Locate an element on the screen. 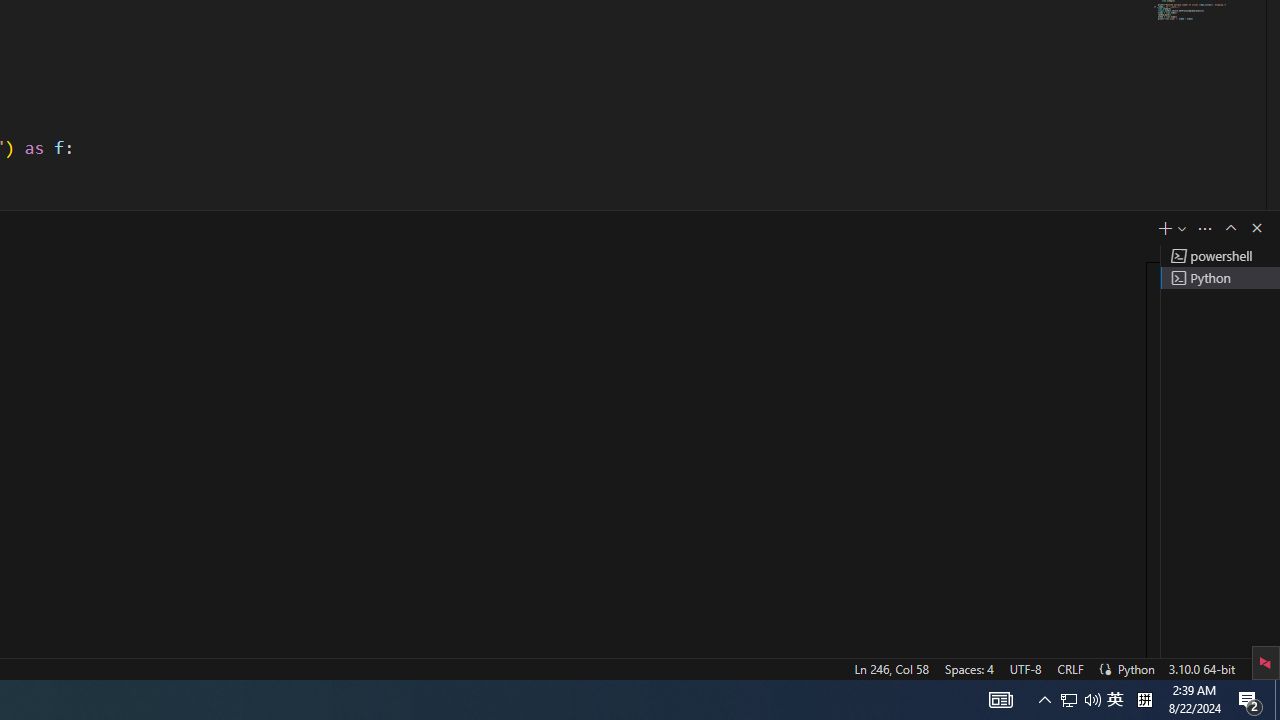 The width and height of the screenshot is (1280, 720). 'Views and More Actions...' is located at coordinates (1204, 227).